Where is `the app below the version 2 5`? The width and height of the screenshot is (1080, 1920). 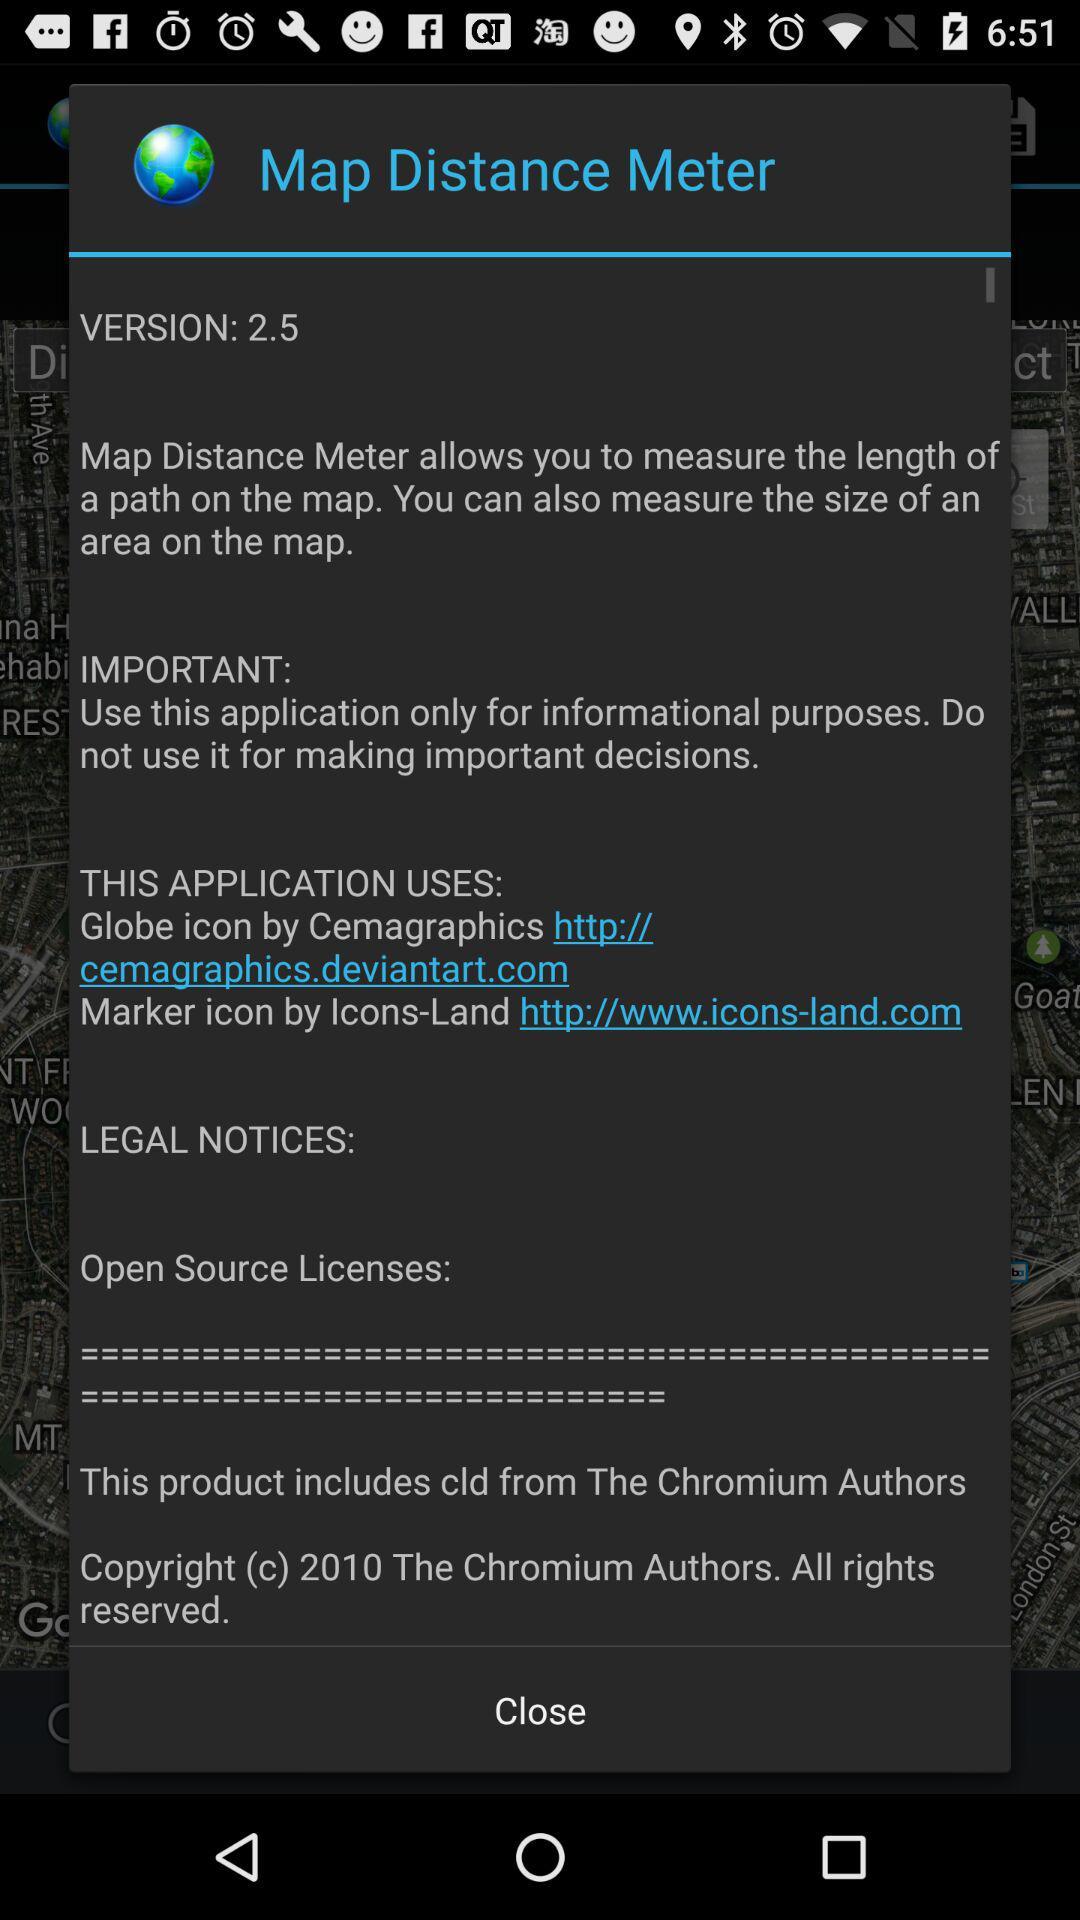
the app below the version 2 5 is located at coordinates (540, 1708).